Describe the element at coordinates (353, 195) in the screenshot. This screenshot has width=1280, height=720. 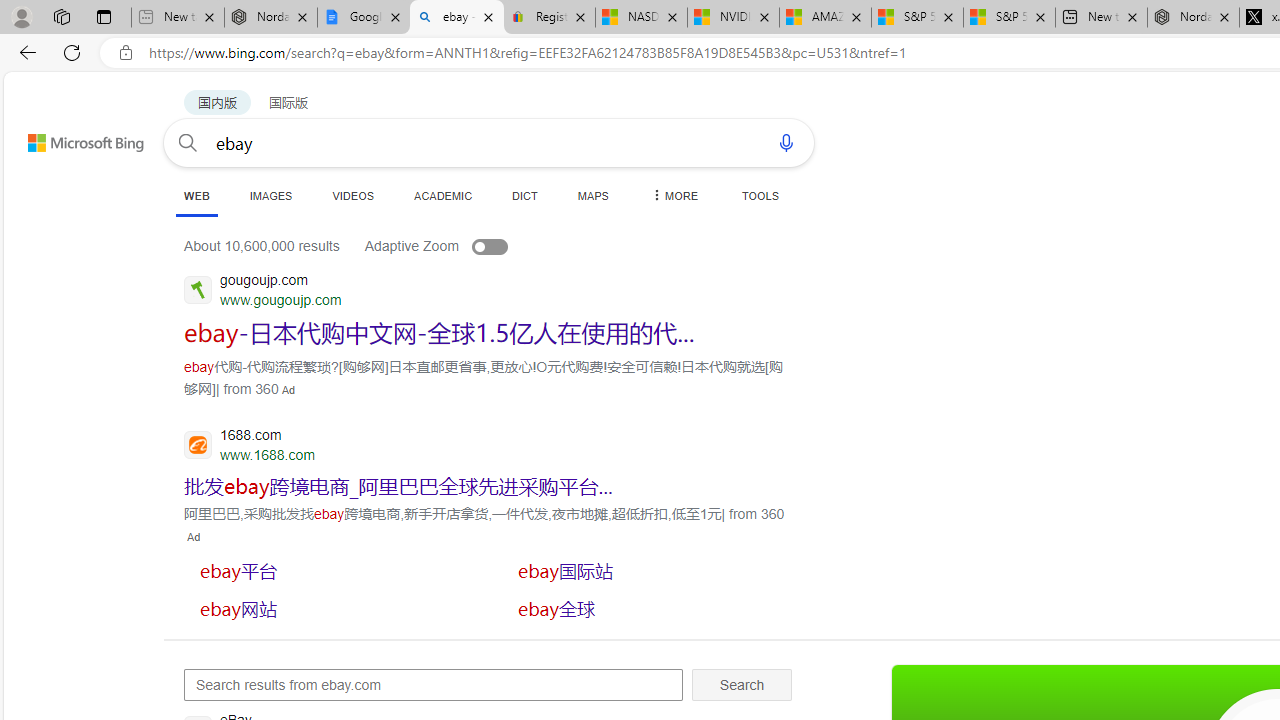
I see `'VIDEOS'` at that location.